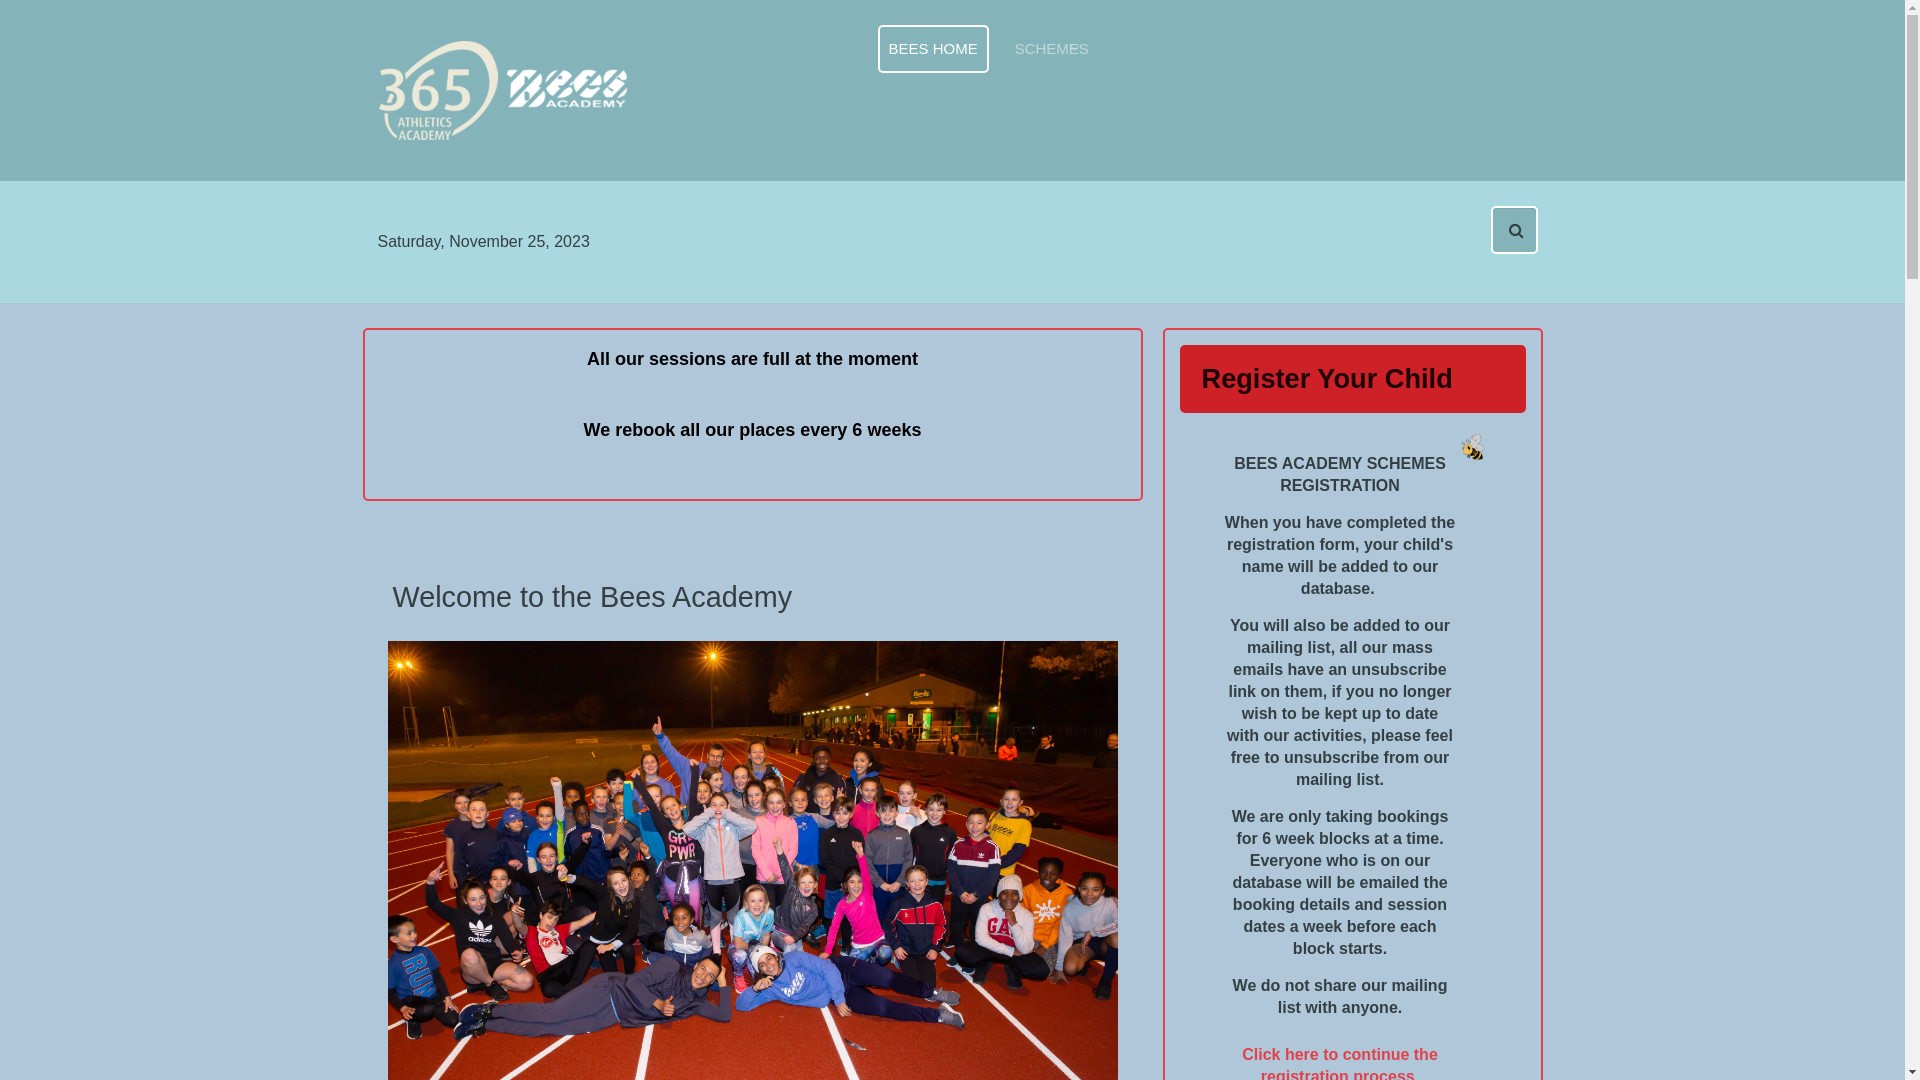  What do you see at coordinates (879, 48) in the screenshot?
I see `'BEES HOME'` at bounding box center [879, 48].